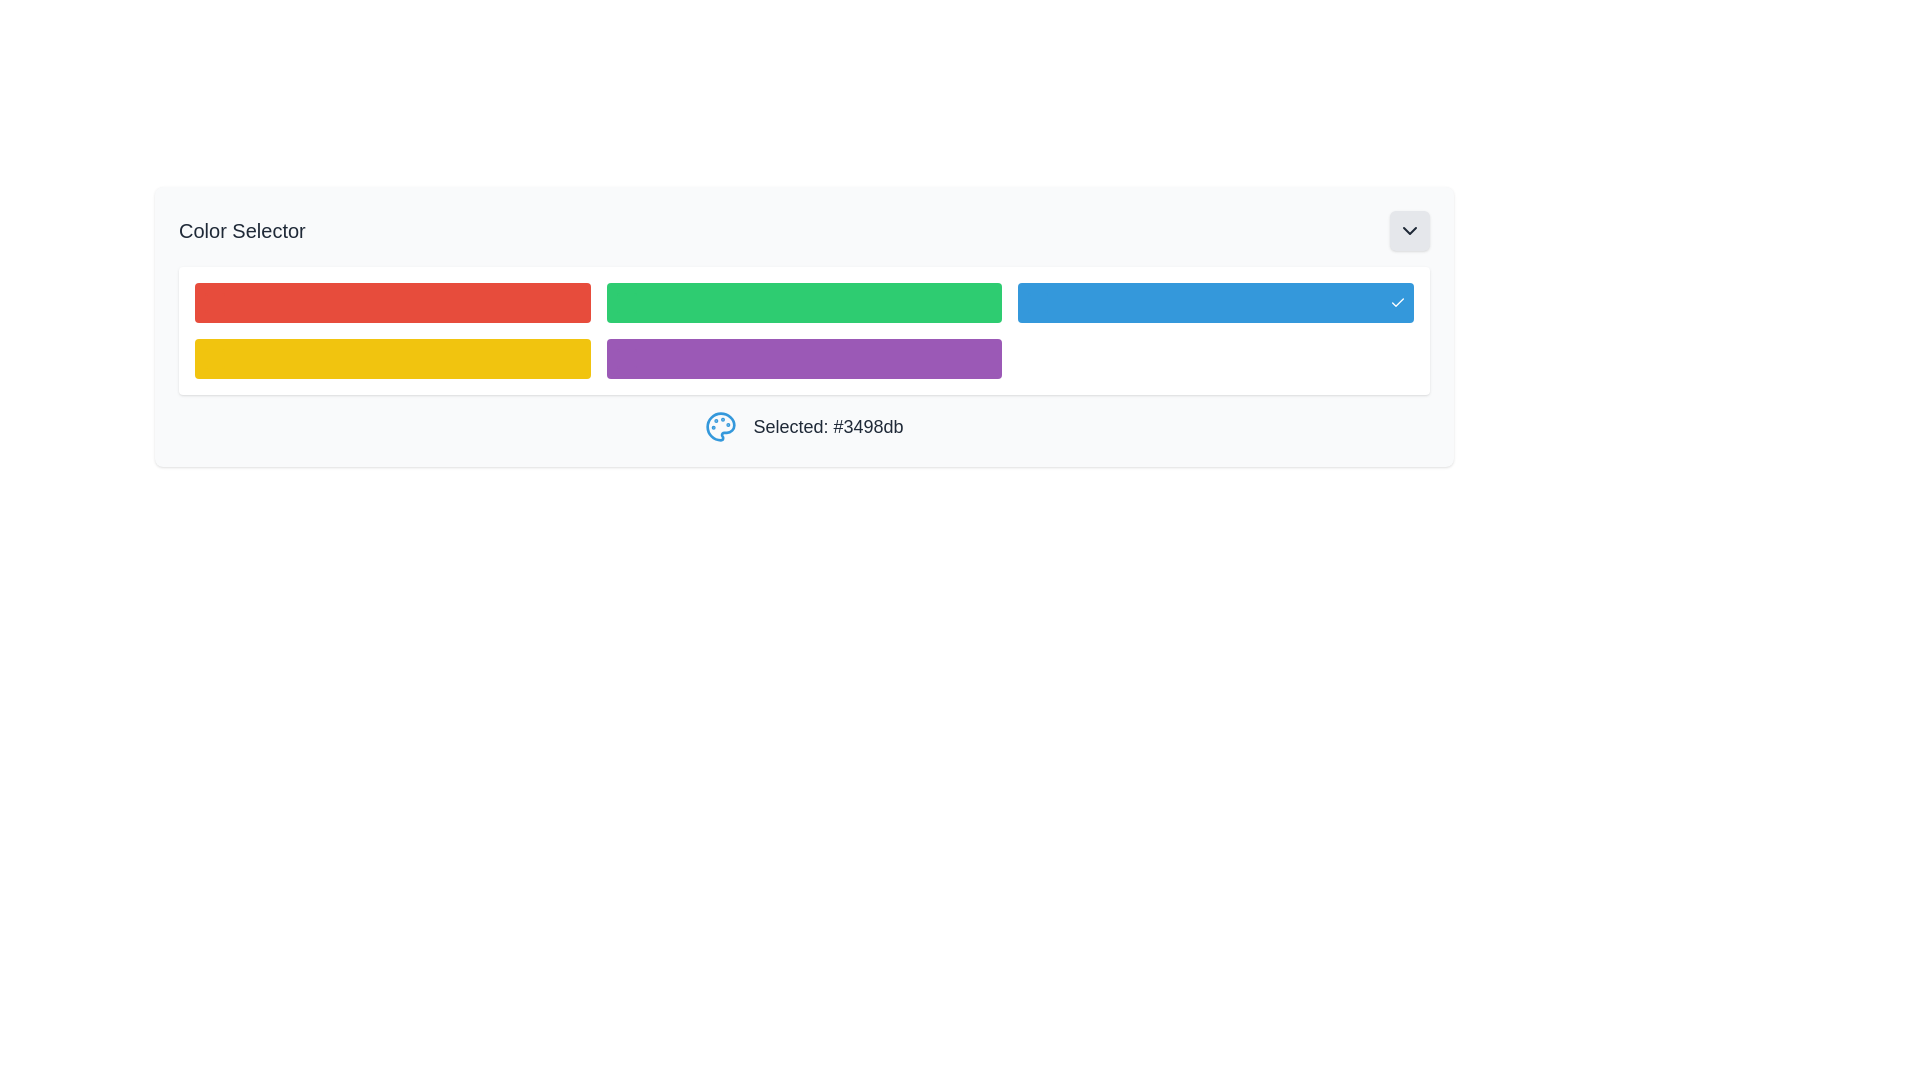 The width and height of the screenshot is (1920, 1080). Describe the element at coordinates (1038, 303) in the screenshot. I see `the color change of the icon positioned within the blue button in the color selector section upon hovering` at that location.